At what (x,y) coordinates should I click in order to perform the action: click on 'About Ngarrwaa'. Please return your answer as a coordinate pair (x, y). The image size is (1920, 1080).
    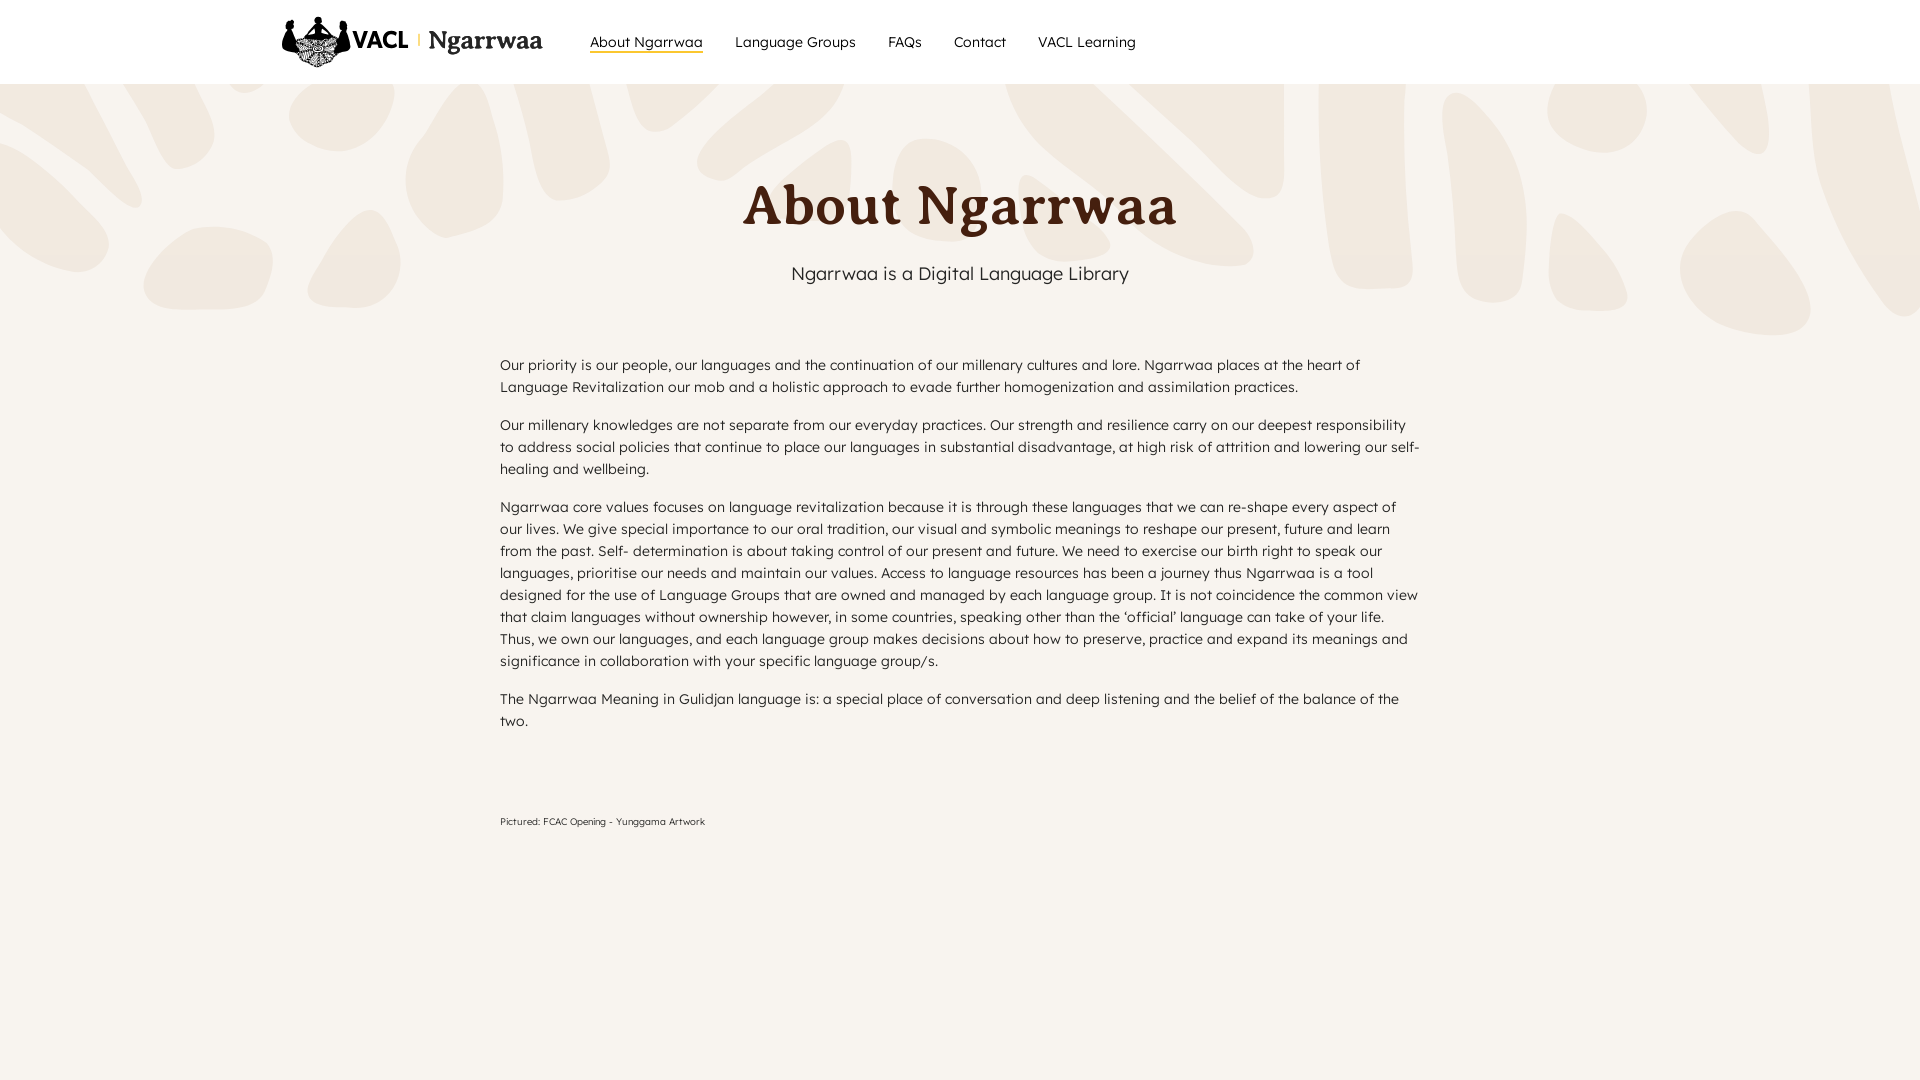
    Looking at the image, I should click on (646, 42).